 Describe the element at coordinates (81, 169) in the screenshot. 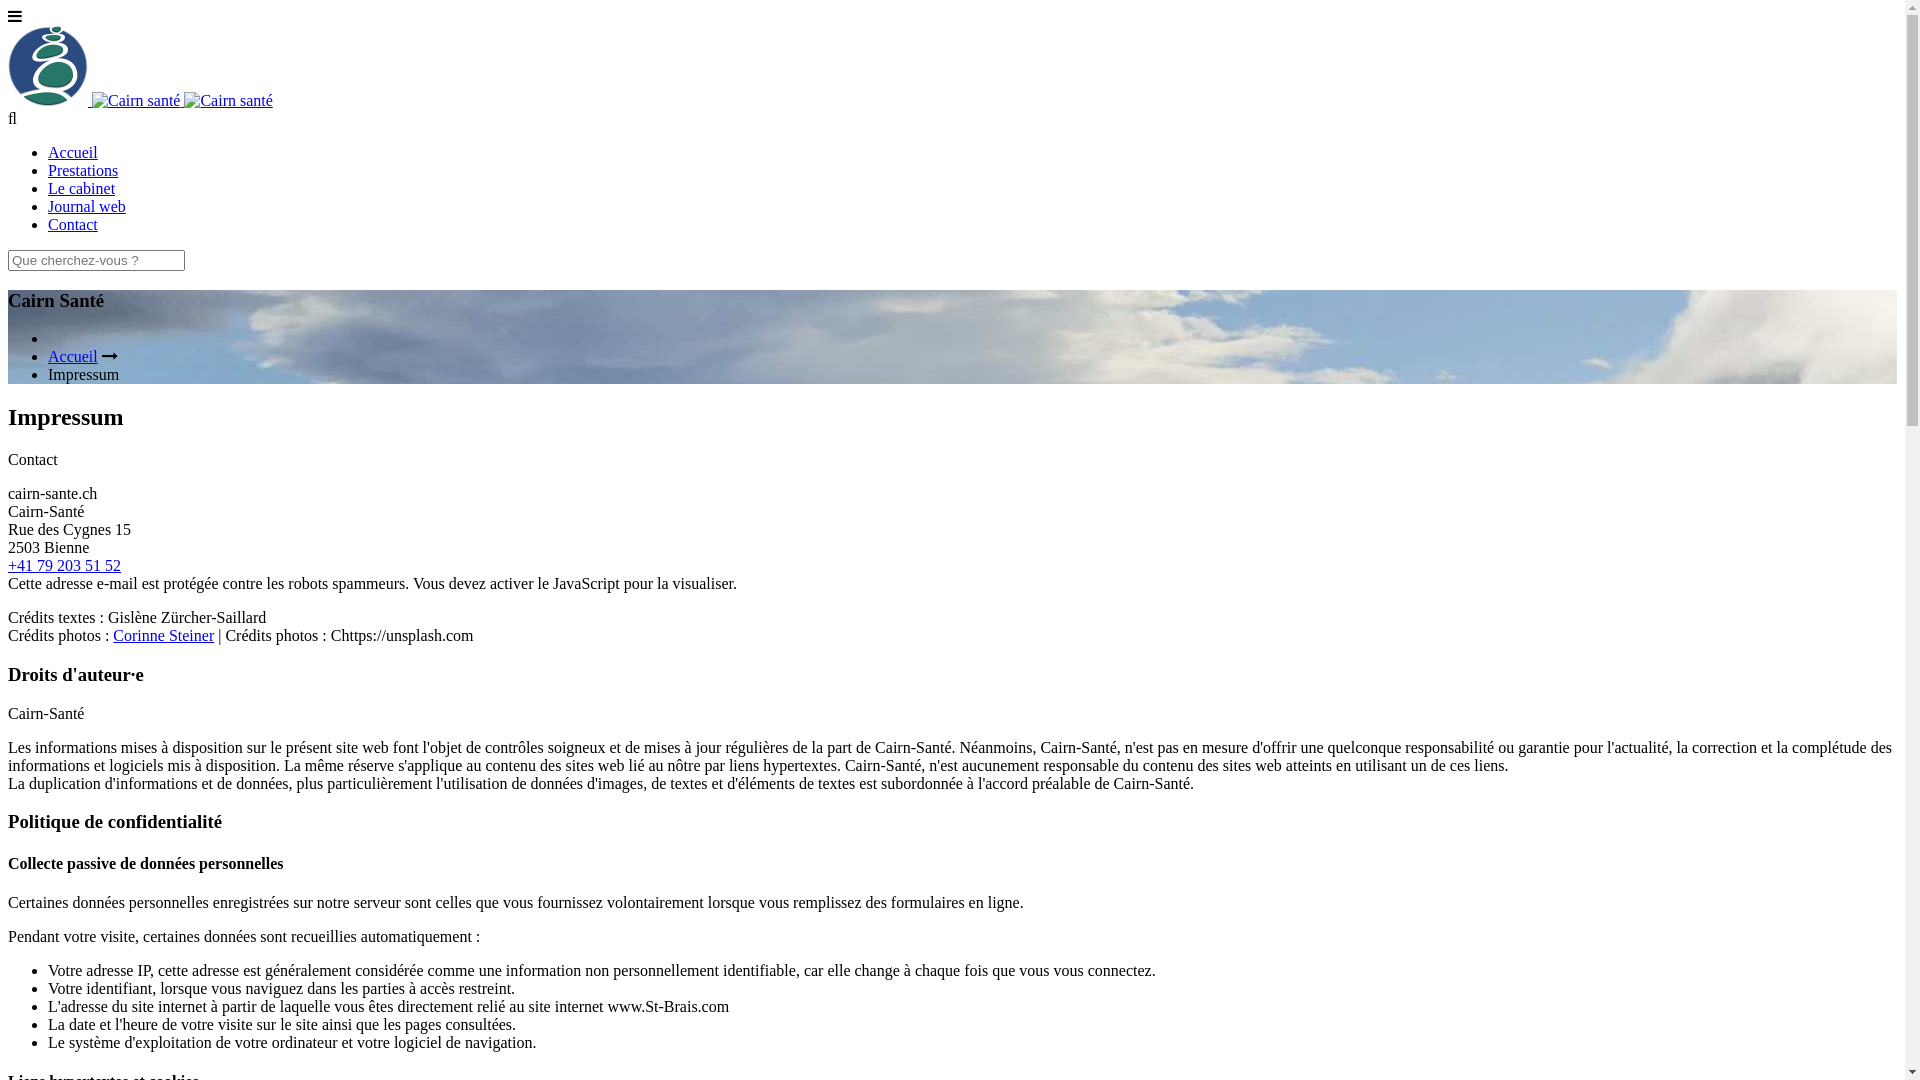

I see `'Prestations'` at that location.